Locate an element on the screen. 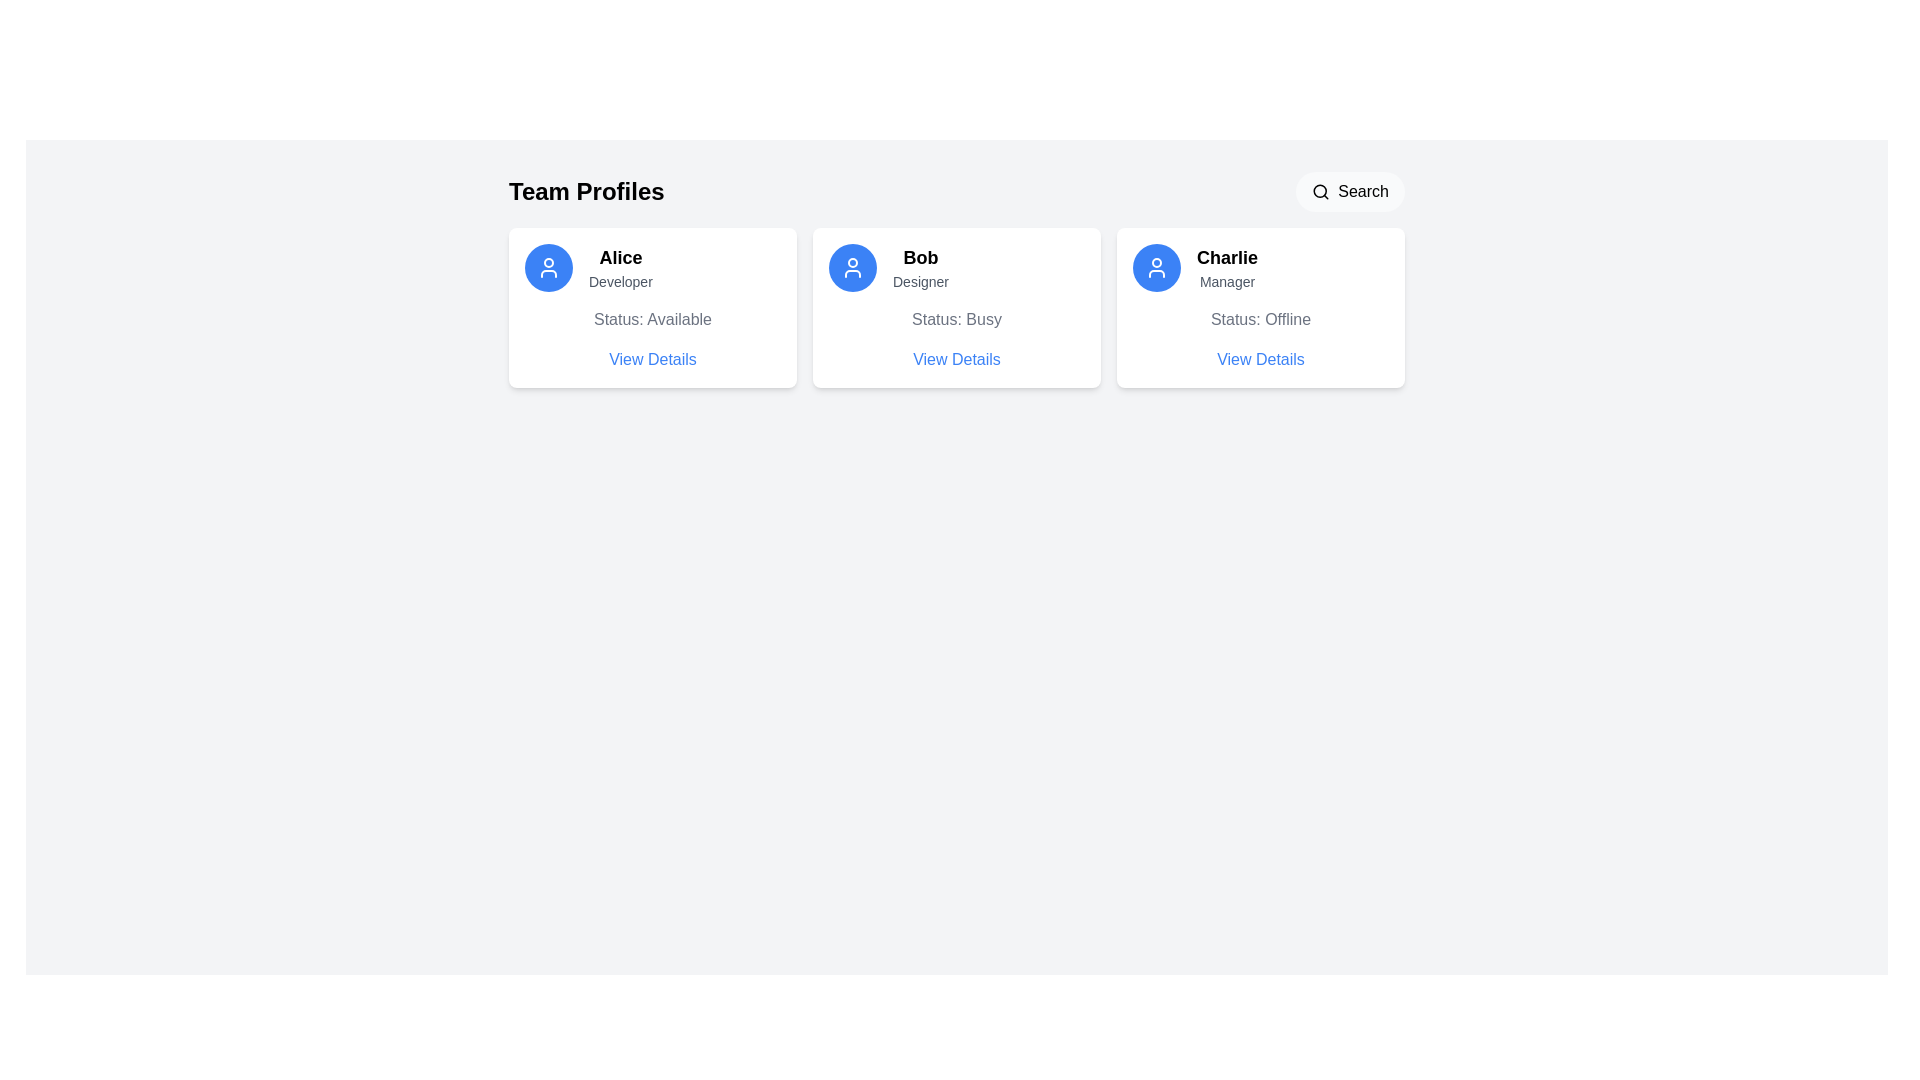 The image size is (1920, 1080). the job title label for the individual 'Bob' located below his name in the 'Team Profiles' section of the card is located at coordinates (920, 281).